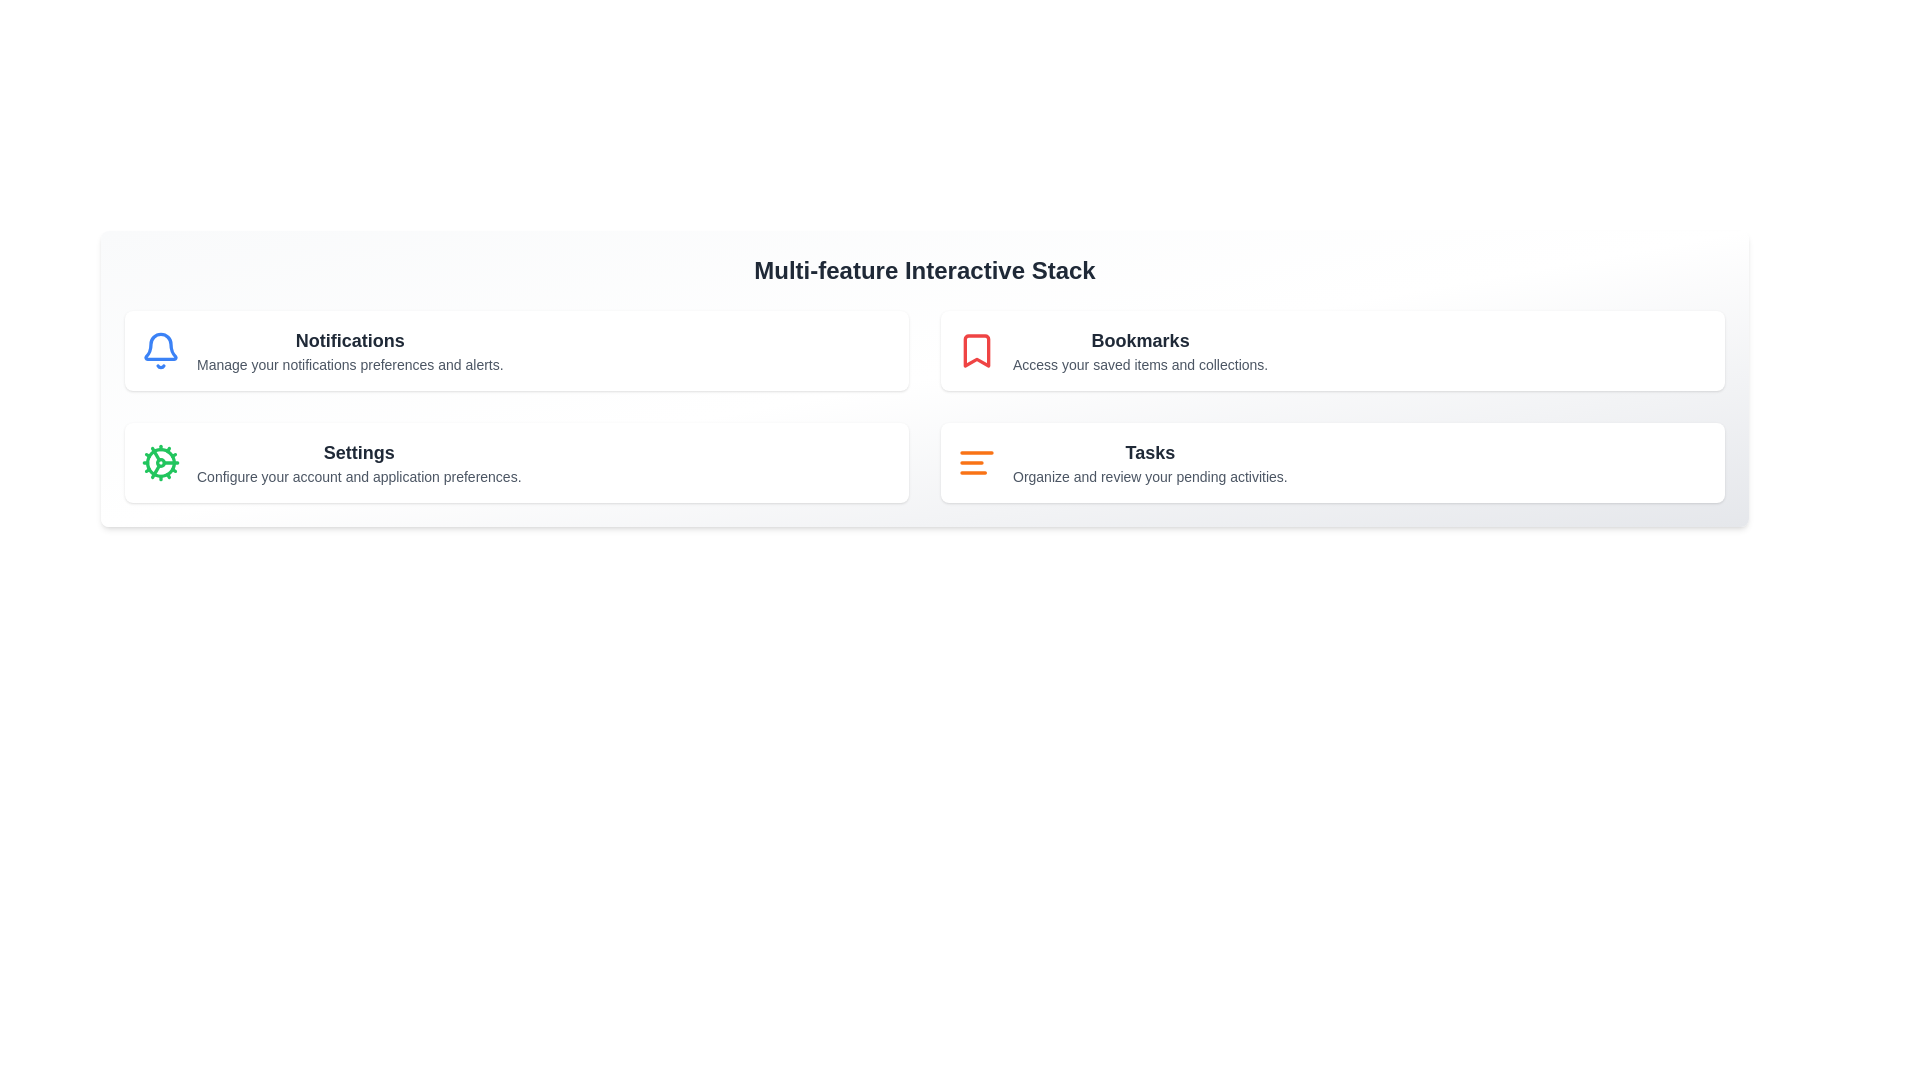 The width and height of the screenshot is (1920, 1080). What do you see at coordinates (1333, 350) in the screenshot?
I see `the 'Bookmarks' button-like card in the upper-right portion of the layout` at bounding box center [1333, 350].